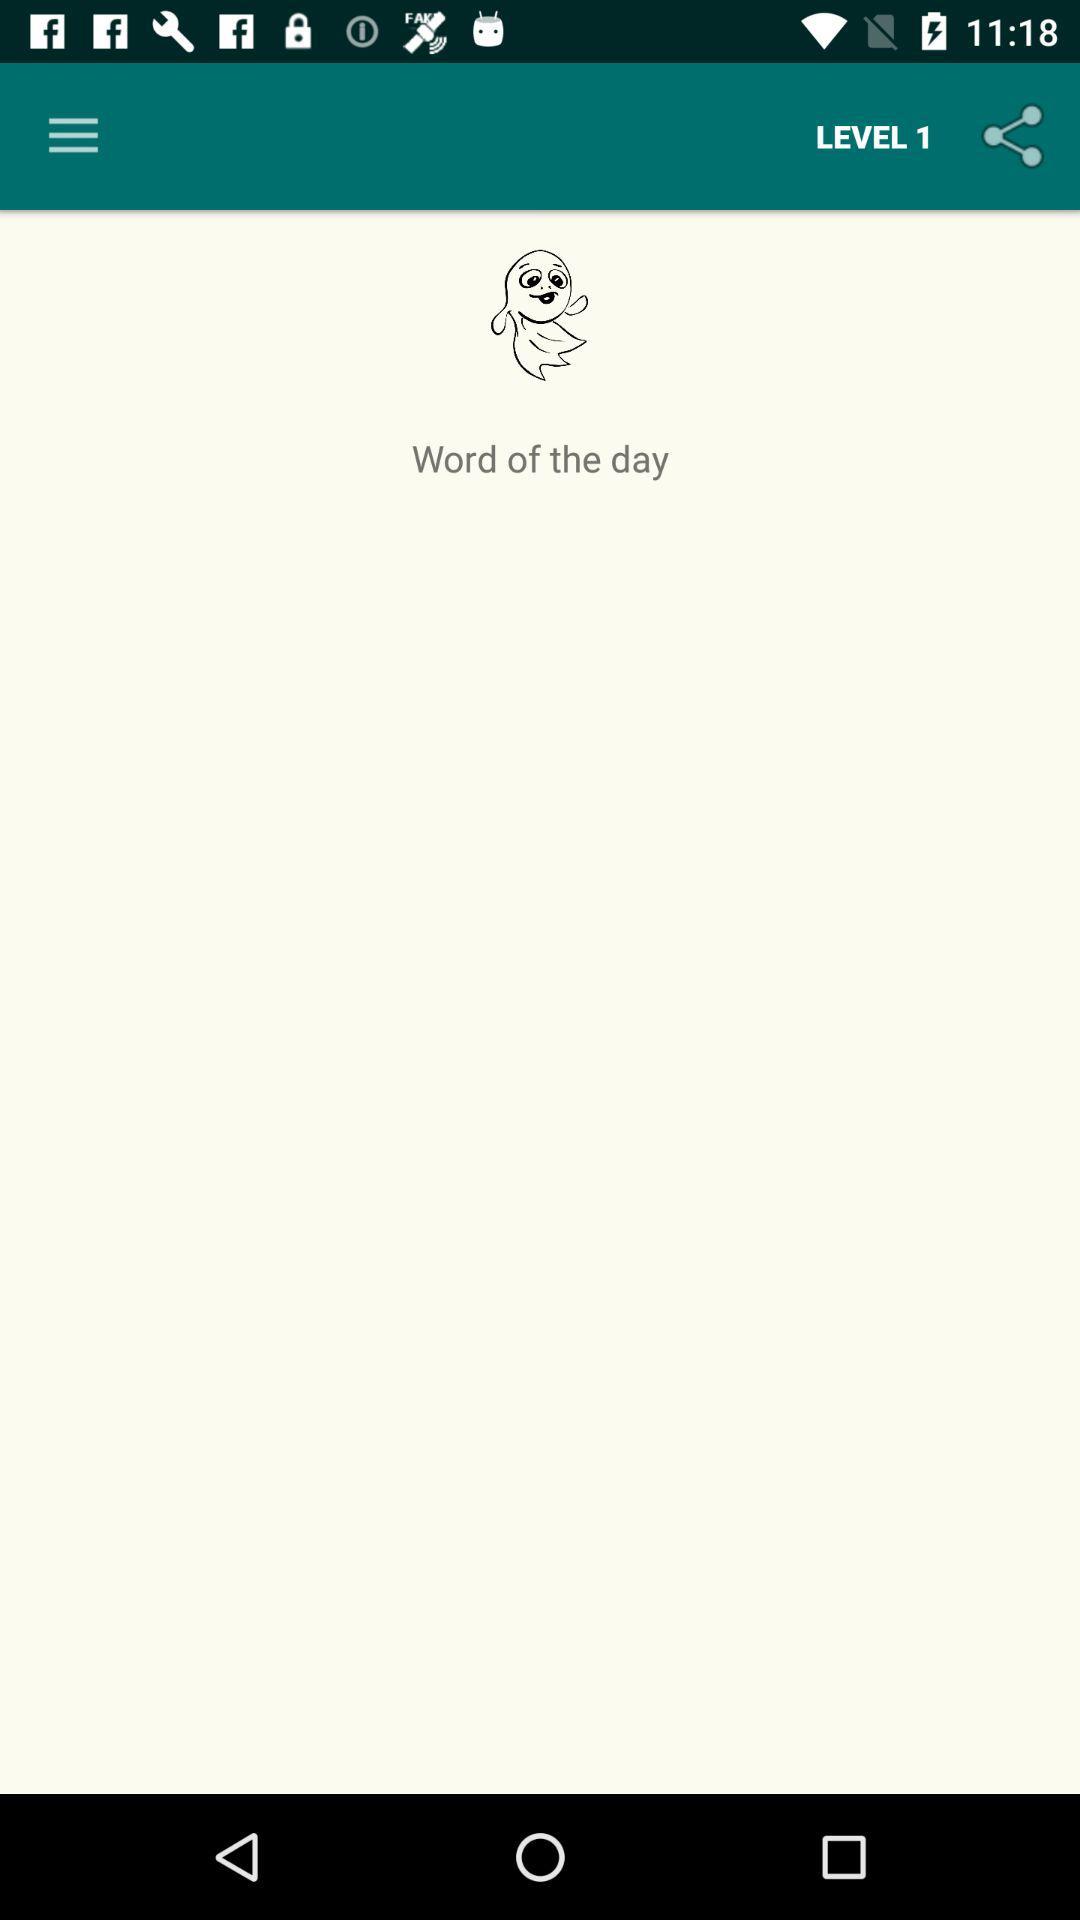  I want to click on the item at the center, so click(540, 1131).